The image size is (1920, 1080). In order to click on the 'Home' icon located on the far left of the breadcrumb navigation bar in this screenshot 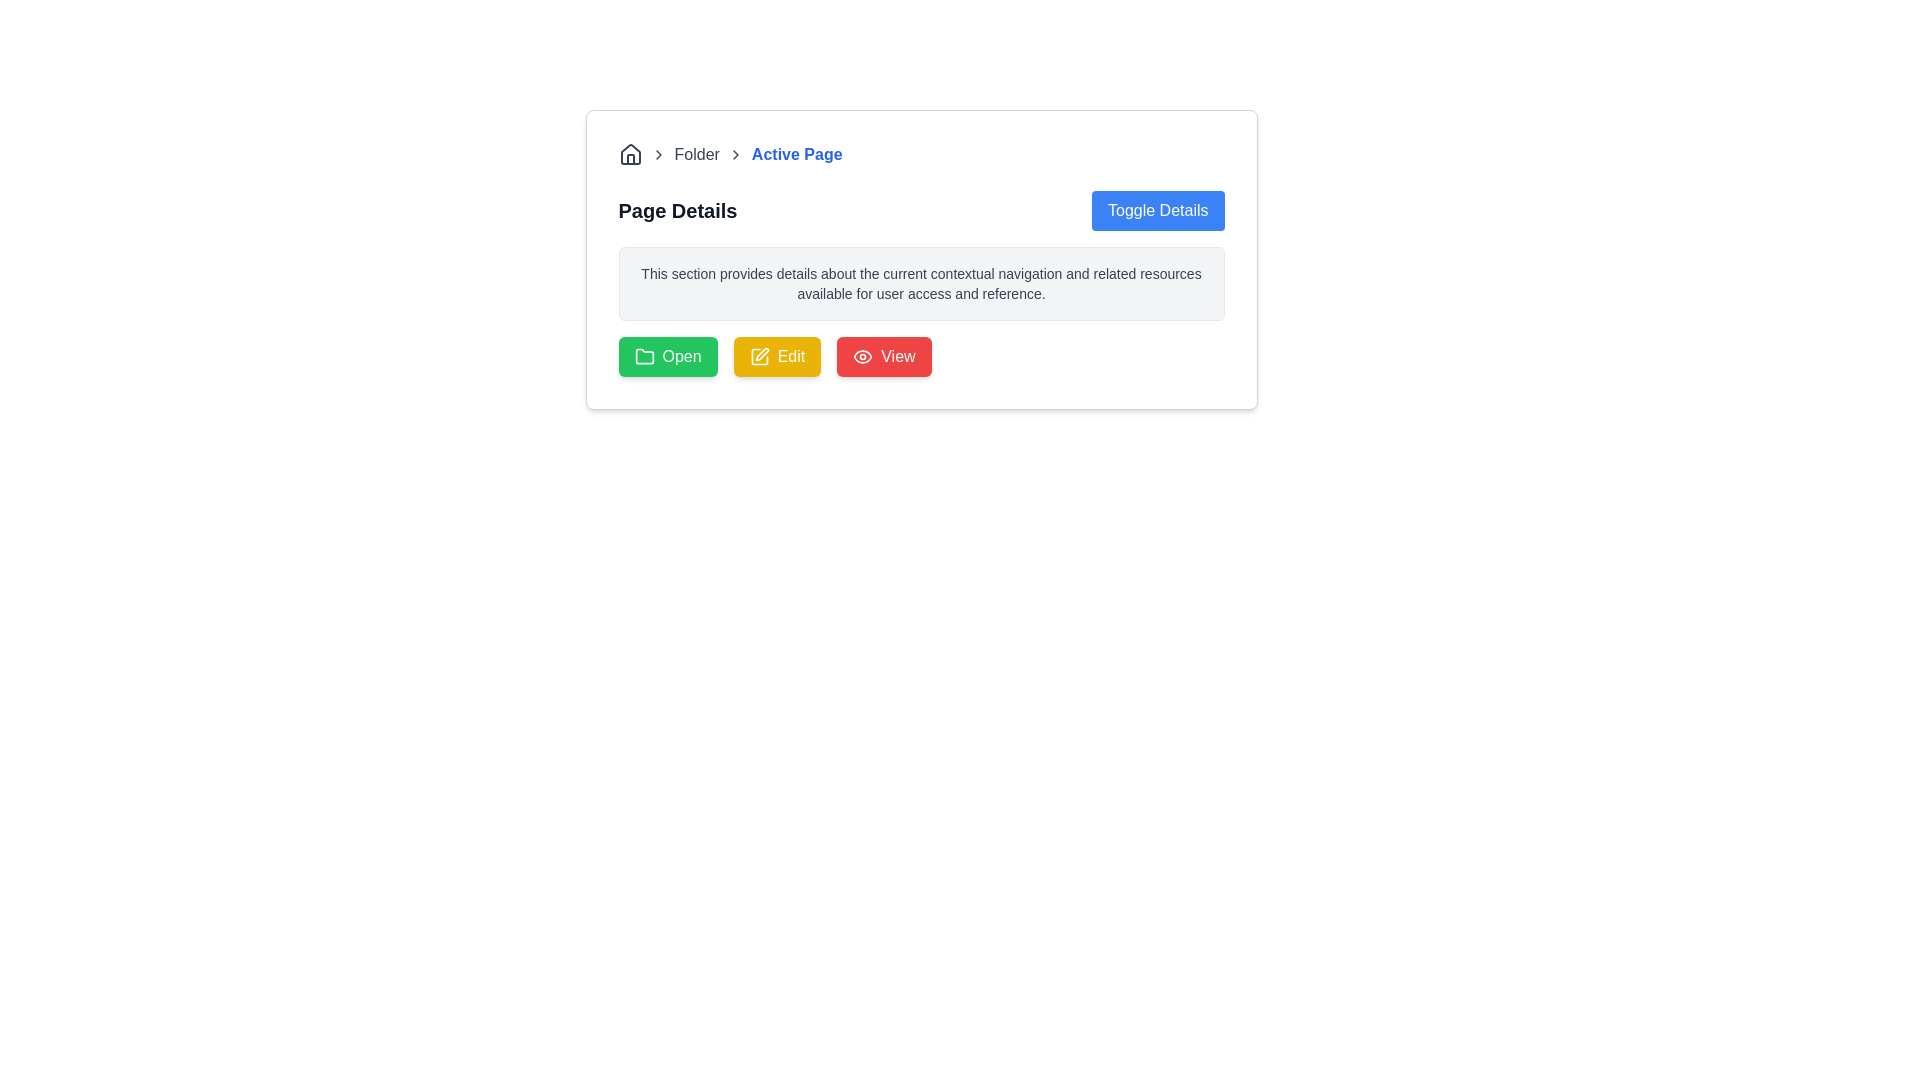, I will do `click(629, 153)`.